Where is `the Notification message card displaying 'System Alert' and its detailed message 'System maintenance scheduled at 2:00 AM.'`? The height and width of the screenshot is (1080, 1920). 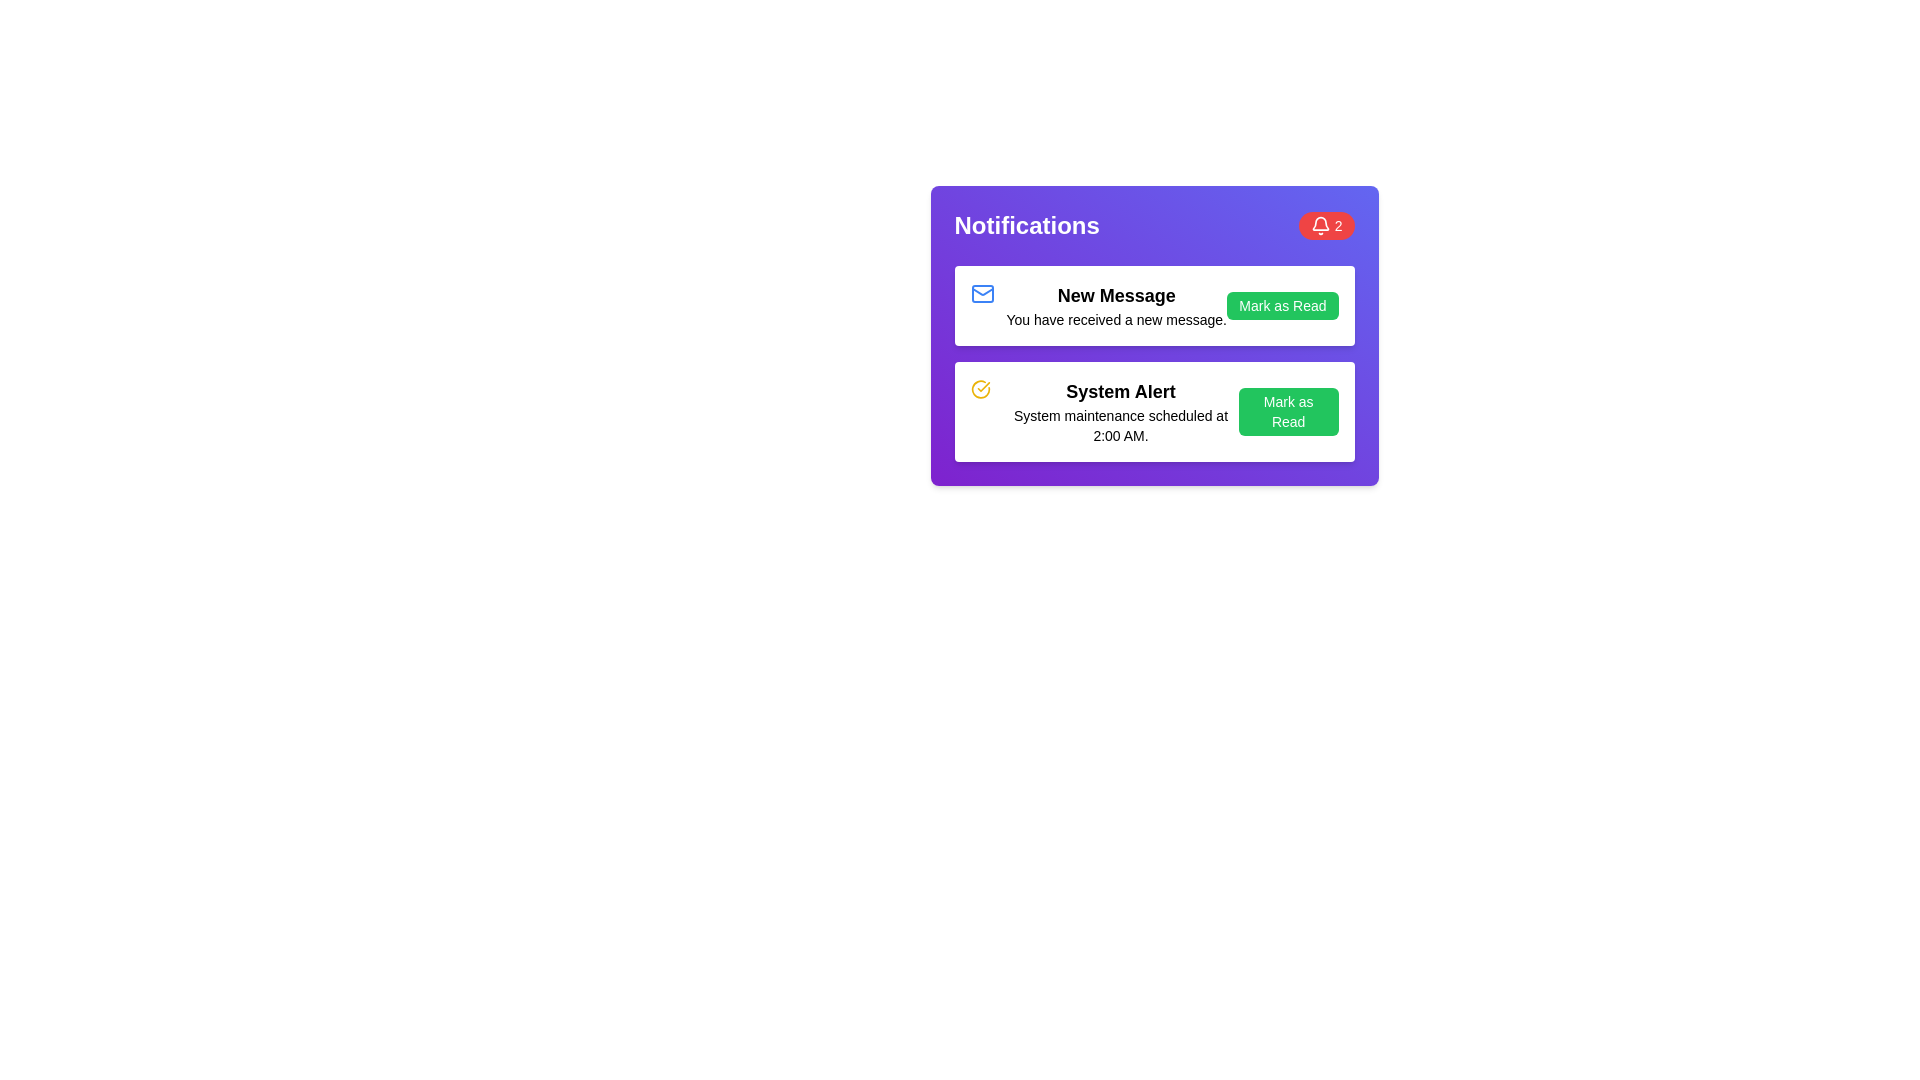
the Notification message card displaying 'System Alert' and its detailed message 'System maintenance scheduled at 2:00 AM.' is located at coordinates (1103, 411).